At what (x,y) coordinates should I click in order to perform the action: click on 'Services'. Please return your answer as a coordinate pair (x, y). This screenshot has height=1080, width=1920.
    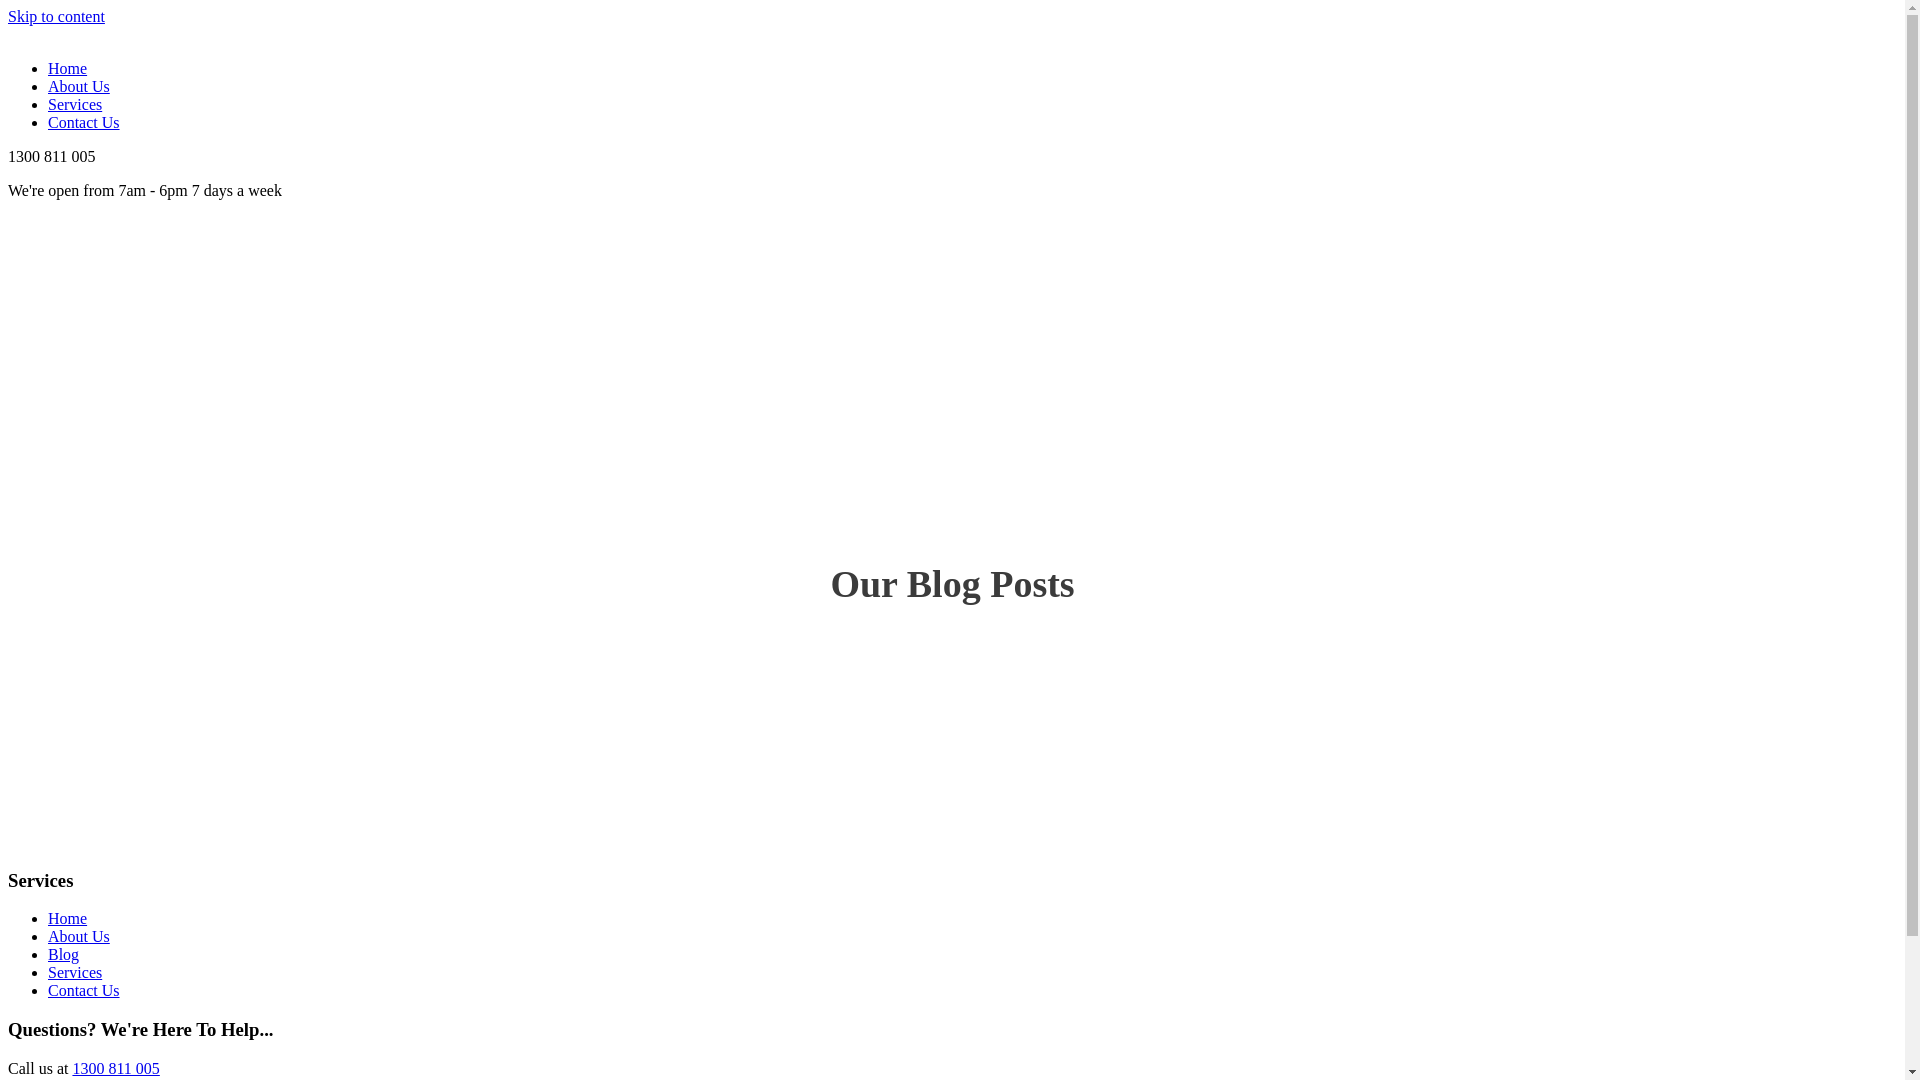
    Looking at the image, I should click on (48, 104).